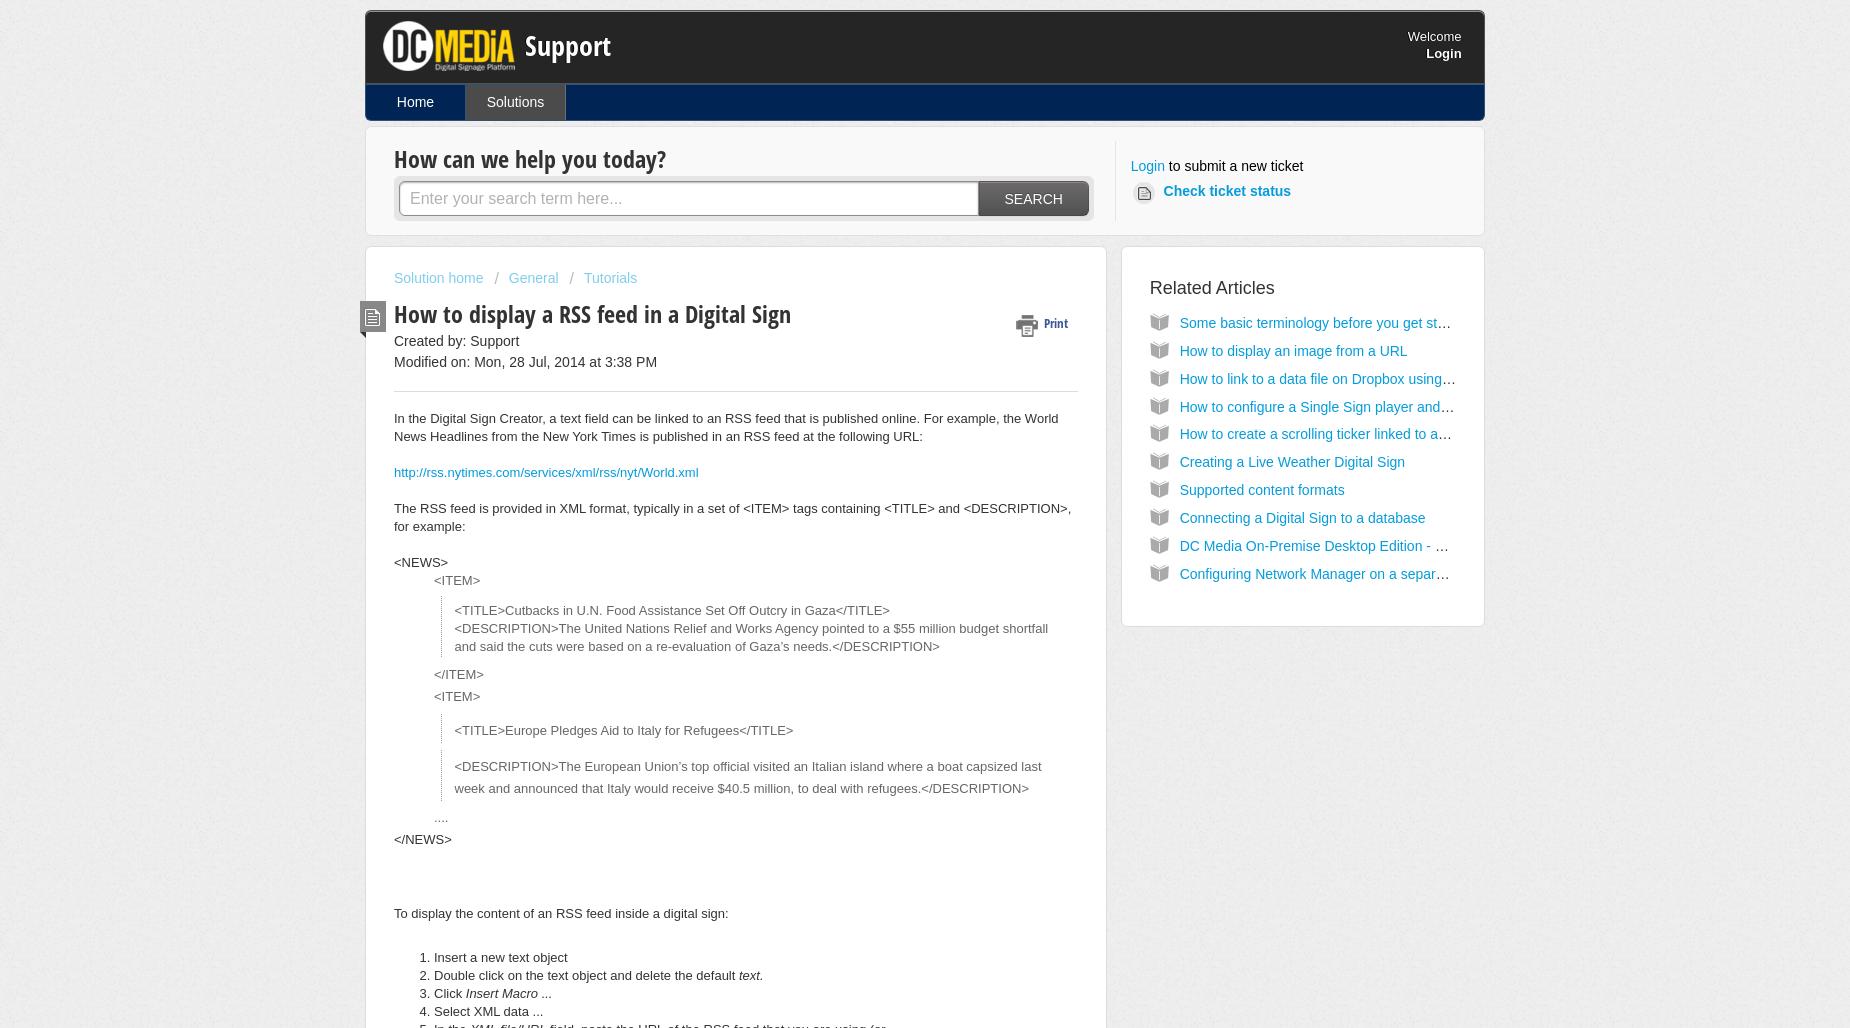 The height and width of the screenshot is (1028, 1850). Describe the element at coordinates (648, 729) in the screenshot. I see `'Europe Pledges Aid to Italy for Refugees</TITLE>'` at that location.